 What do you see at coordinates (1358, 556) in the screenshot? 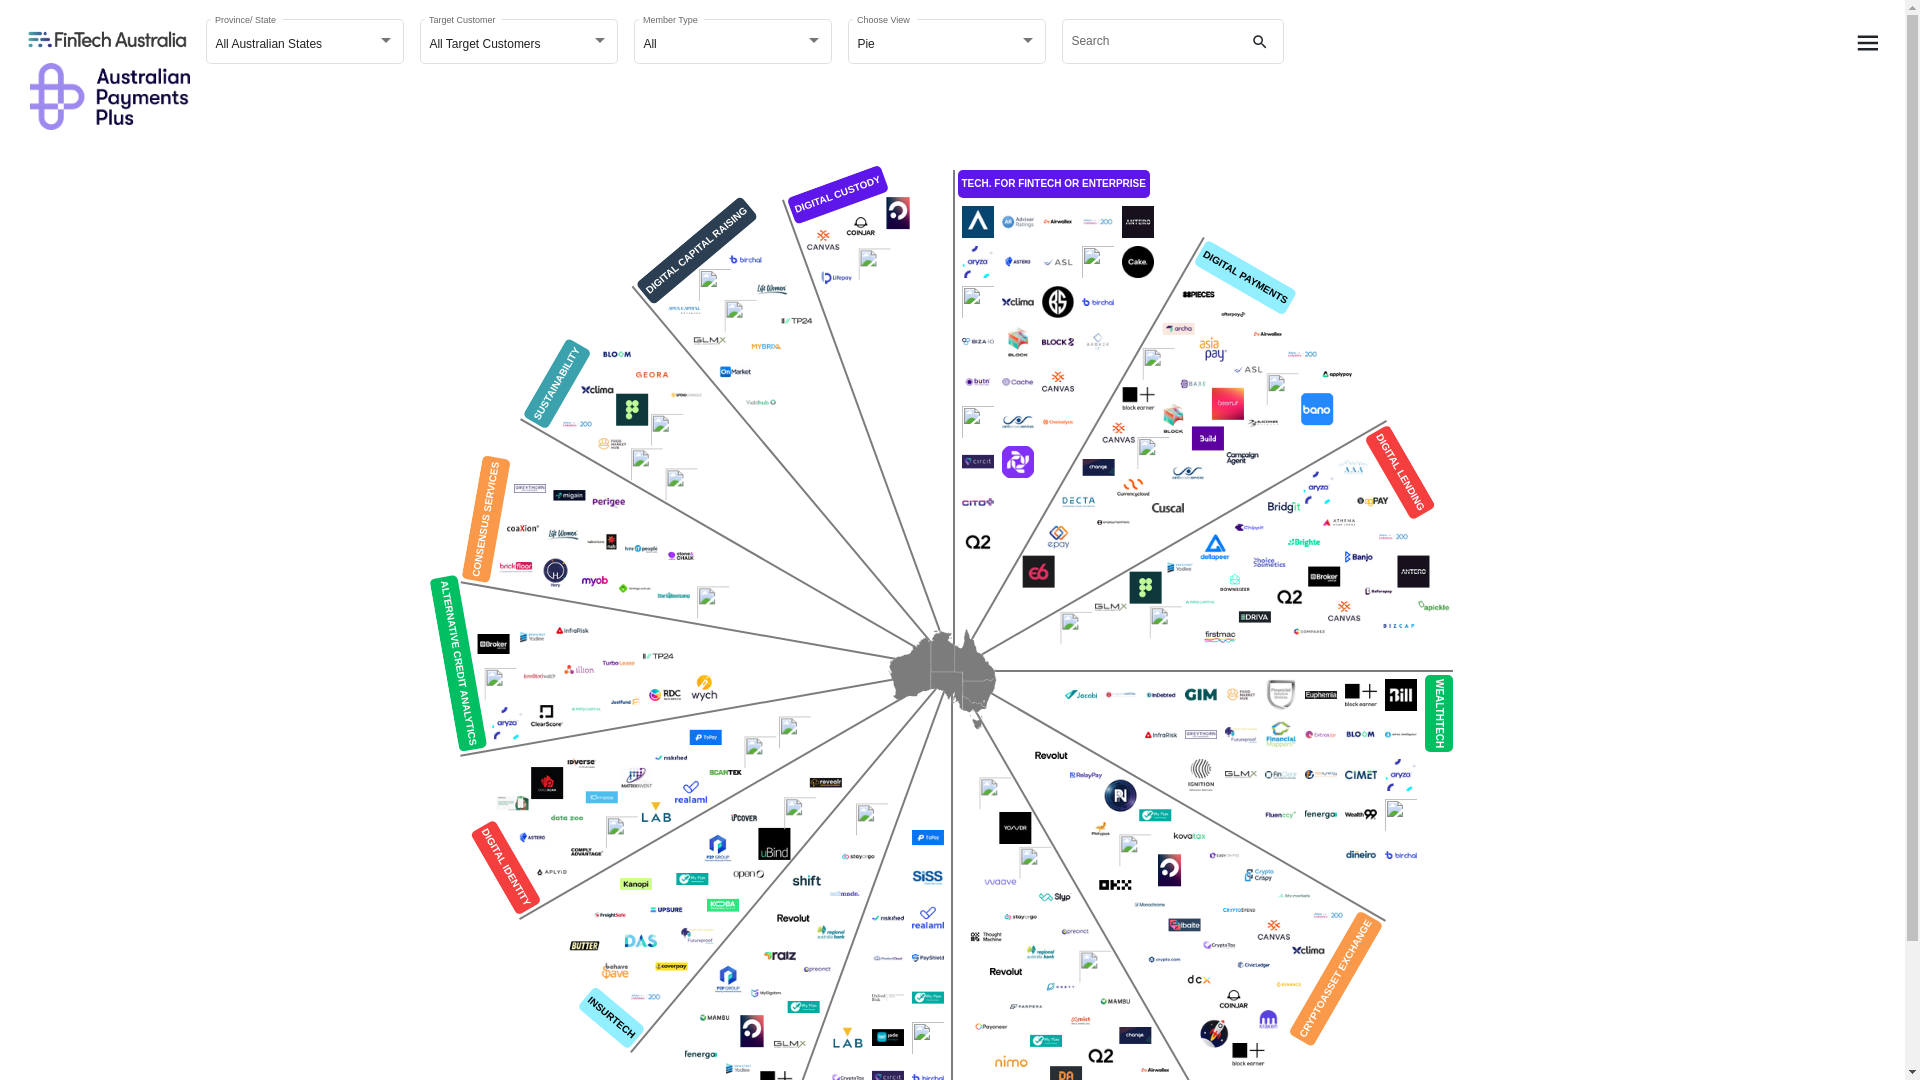
I see `'Banjo Loans'` at bounding box center [1358, 556].